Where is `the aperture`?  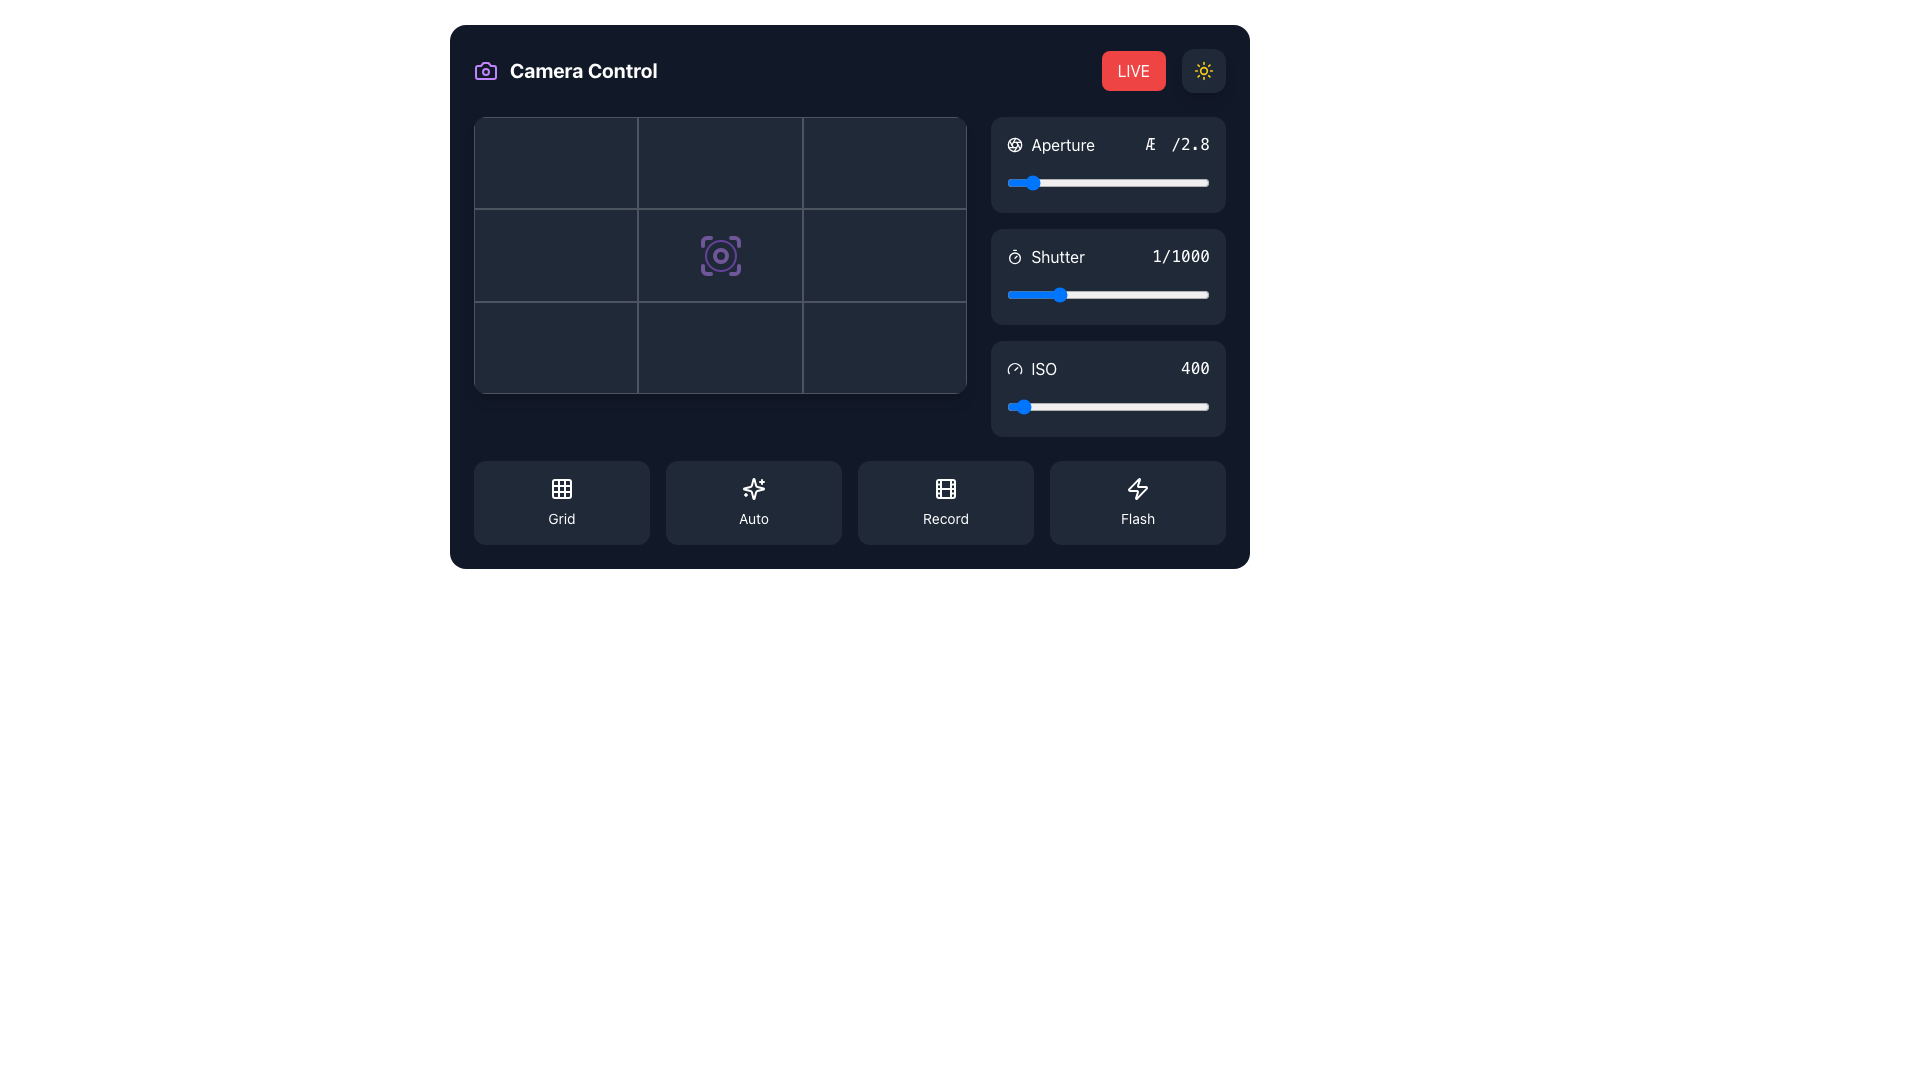 the aperture is located at coordinates (1154, 182).